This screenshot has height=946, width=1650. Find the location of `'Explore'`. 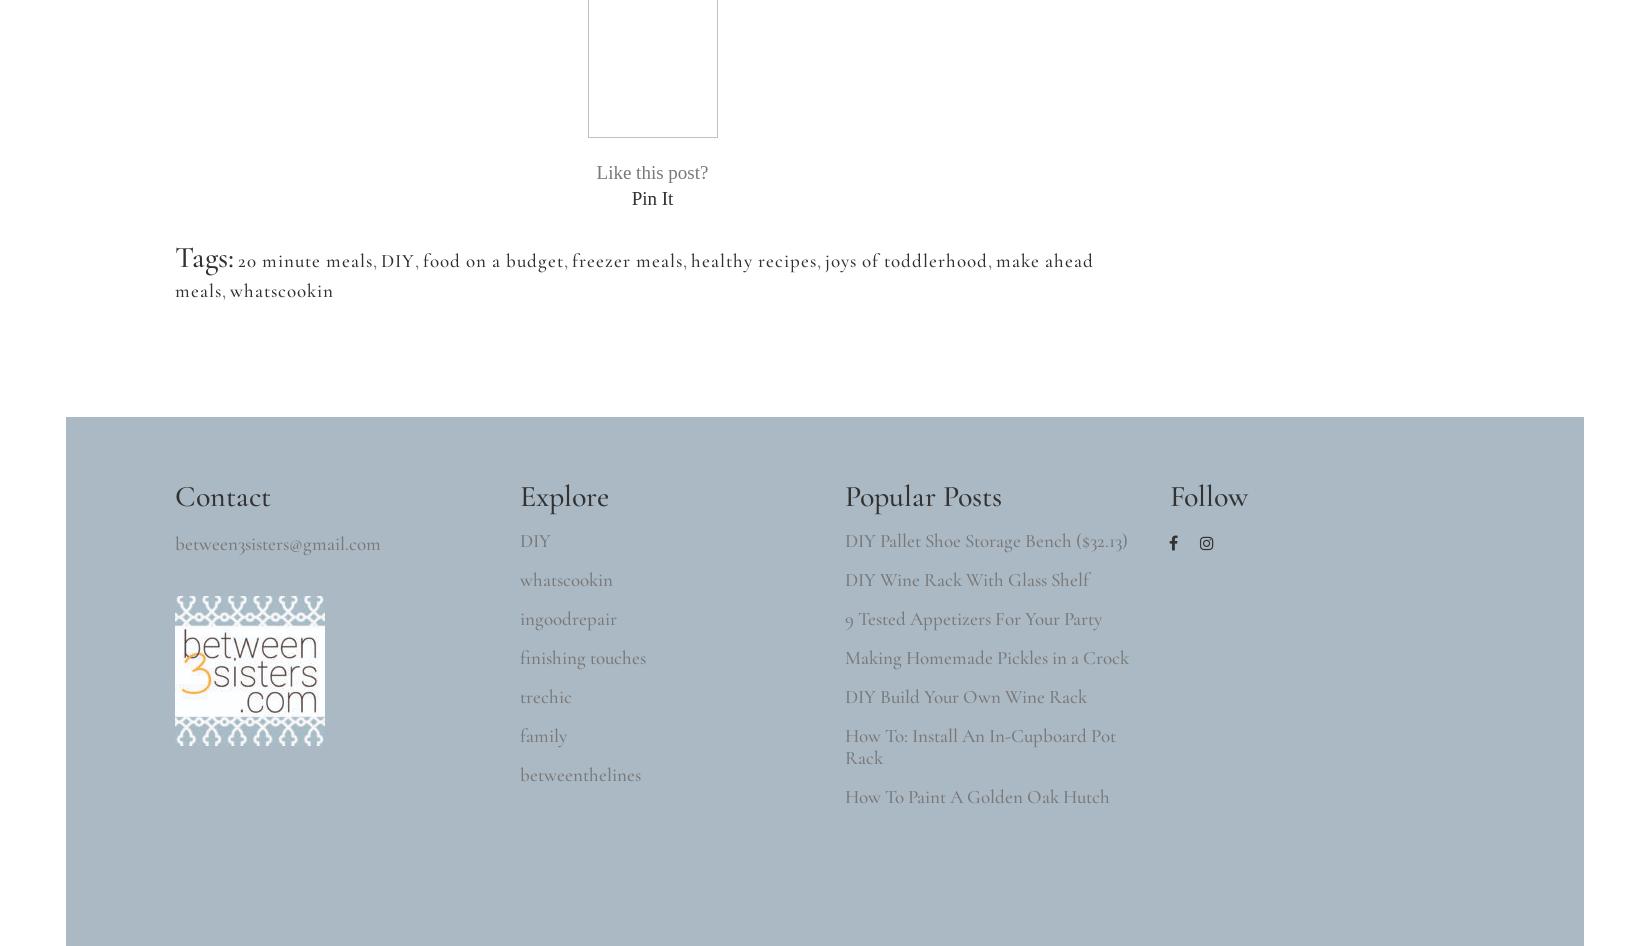

'Explore' is located at coordinates (563, 496).